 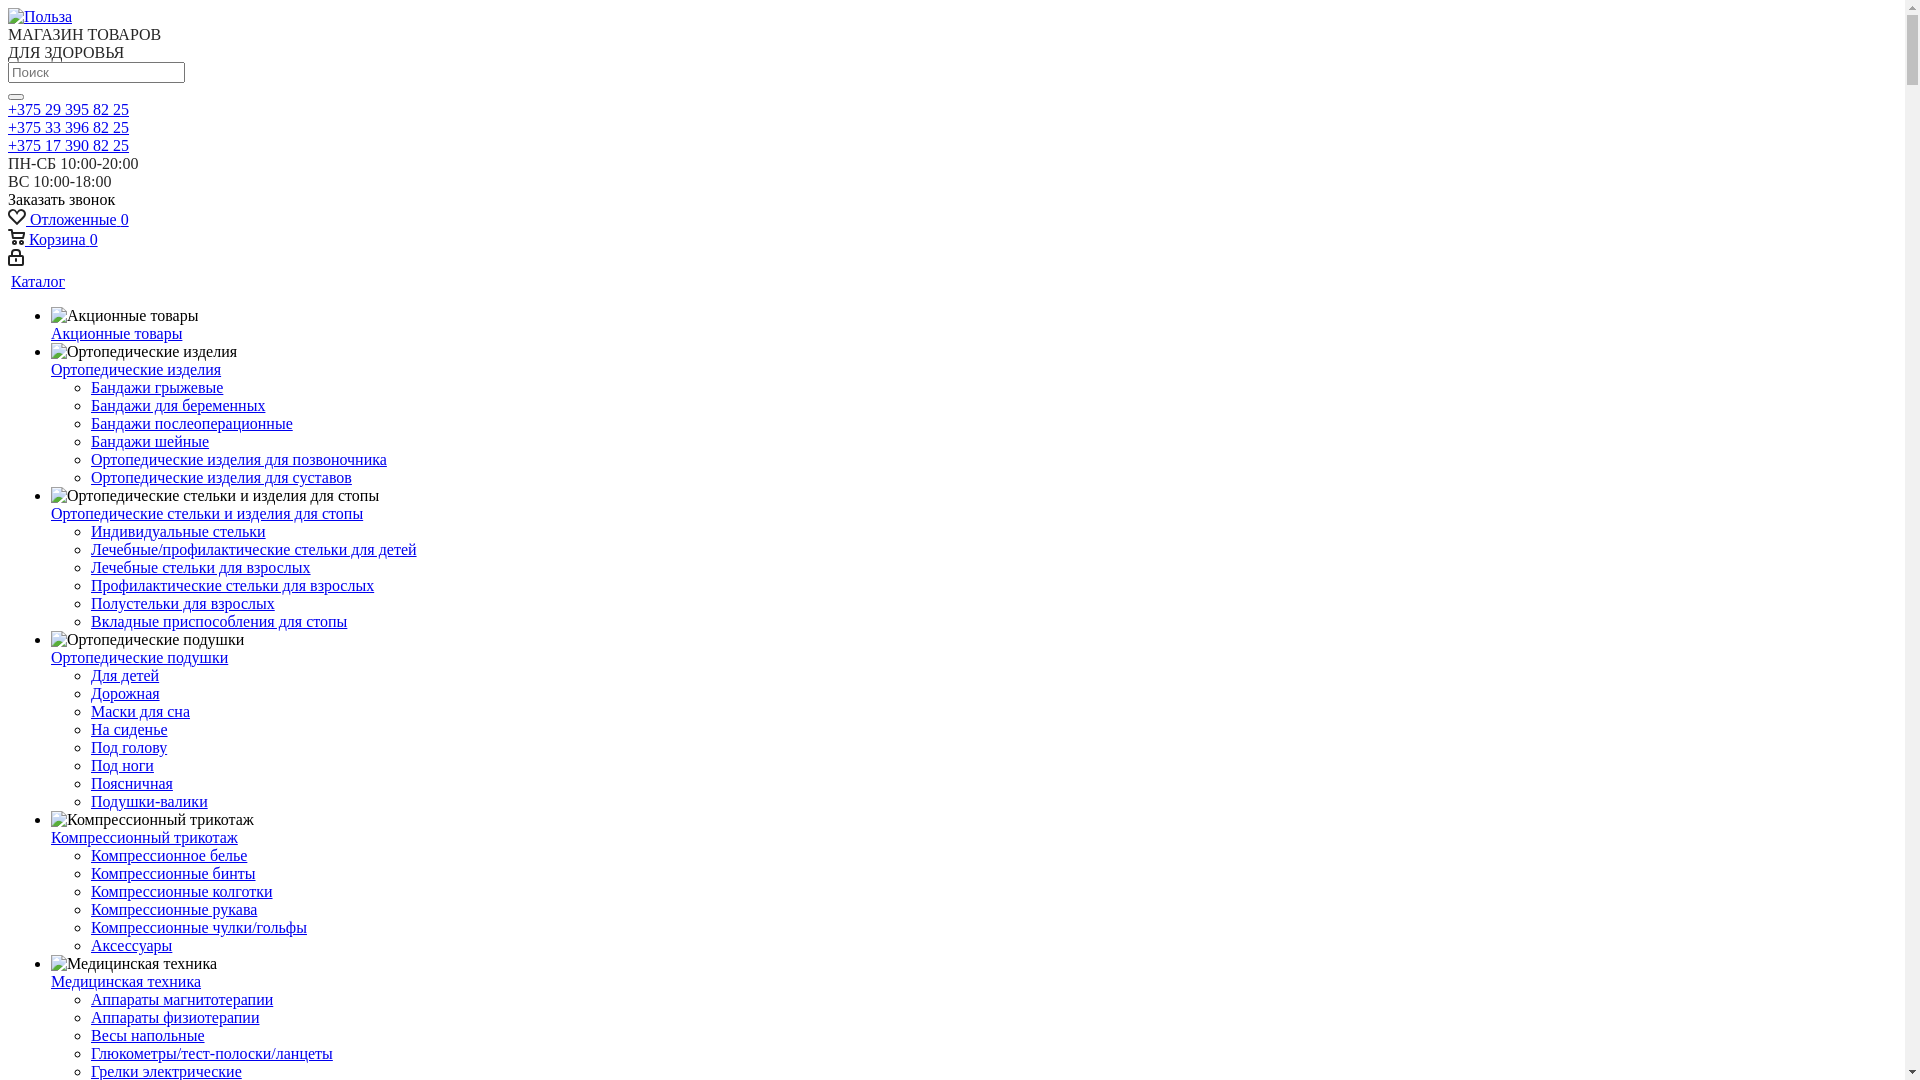 I want to click on '+375 33 396 82 25', so click(x=68, y=127).